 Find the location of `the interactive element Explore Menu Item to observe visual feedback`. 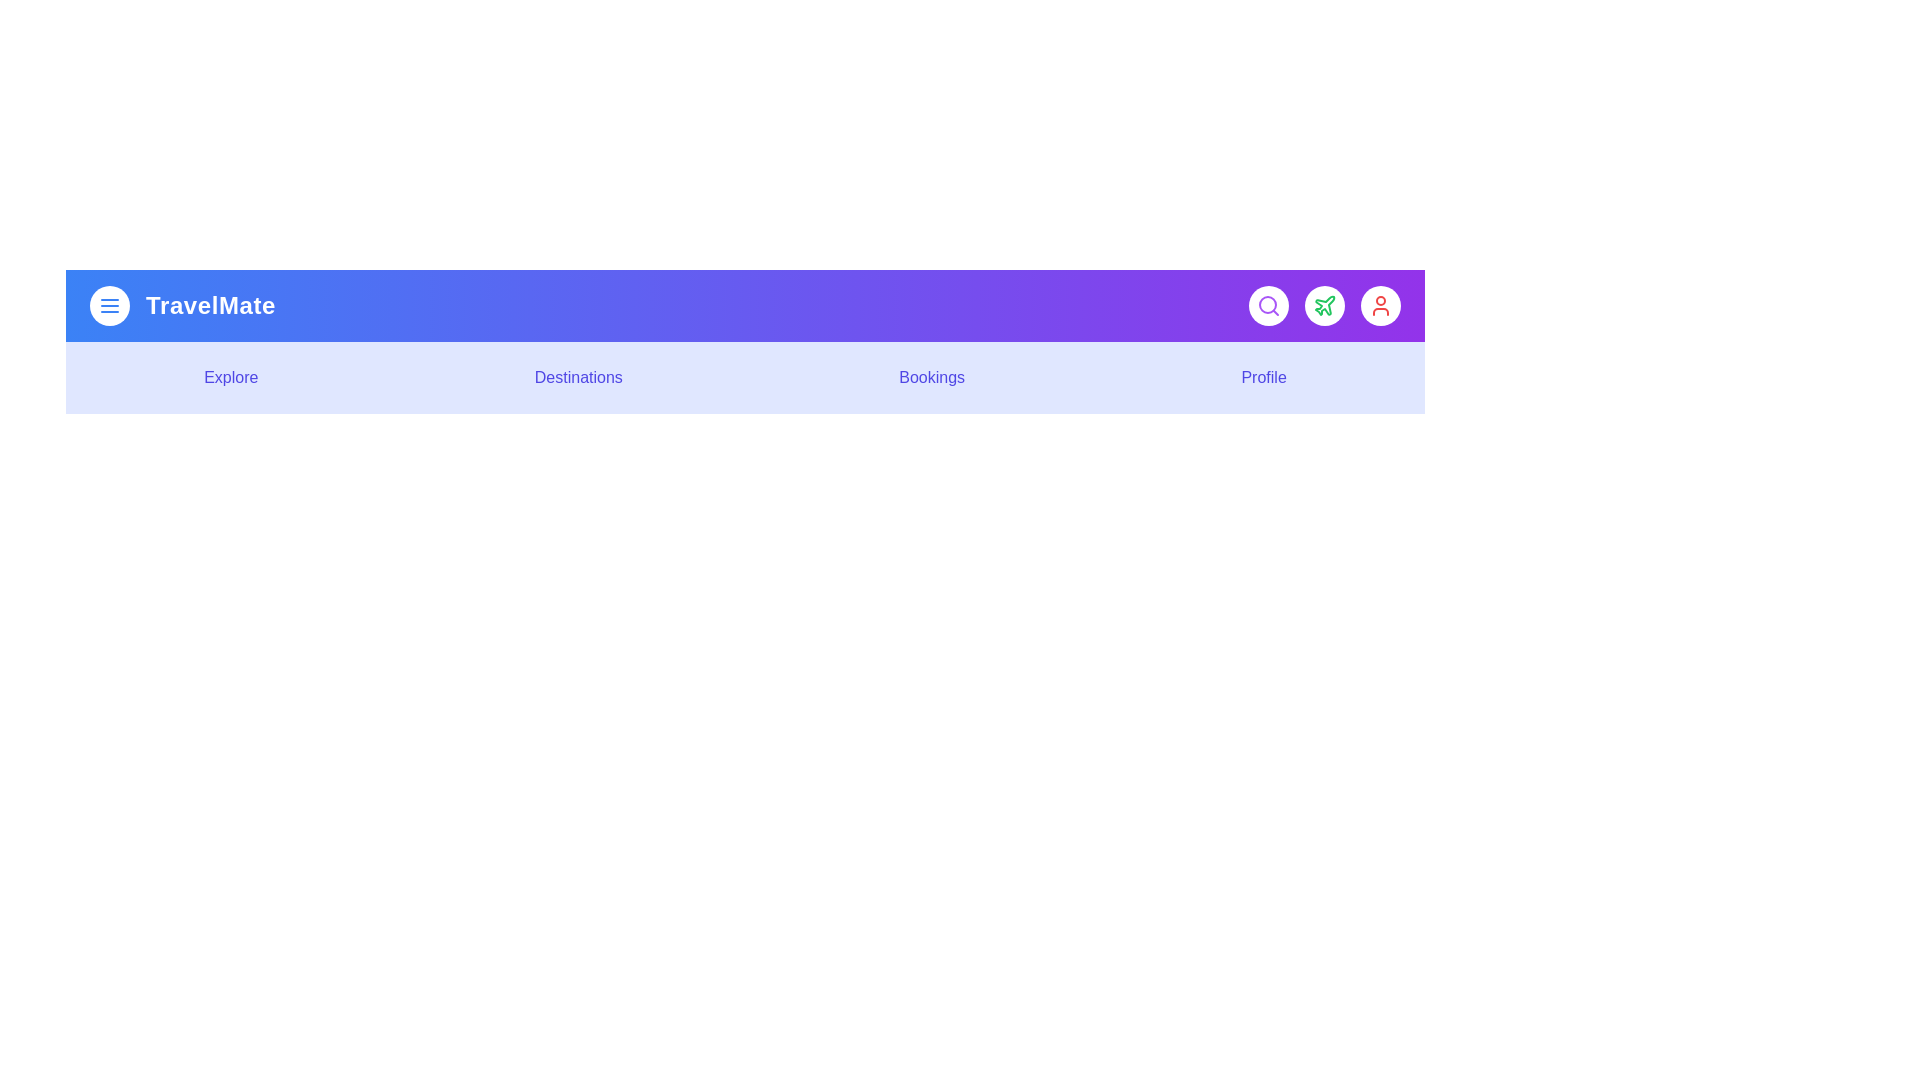

the interactive element Explore Menu Item to observe visual feedback is located at coordinates (230, 378).